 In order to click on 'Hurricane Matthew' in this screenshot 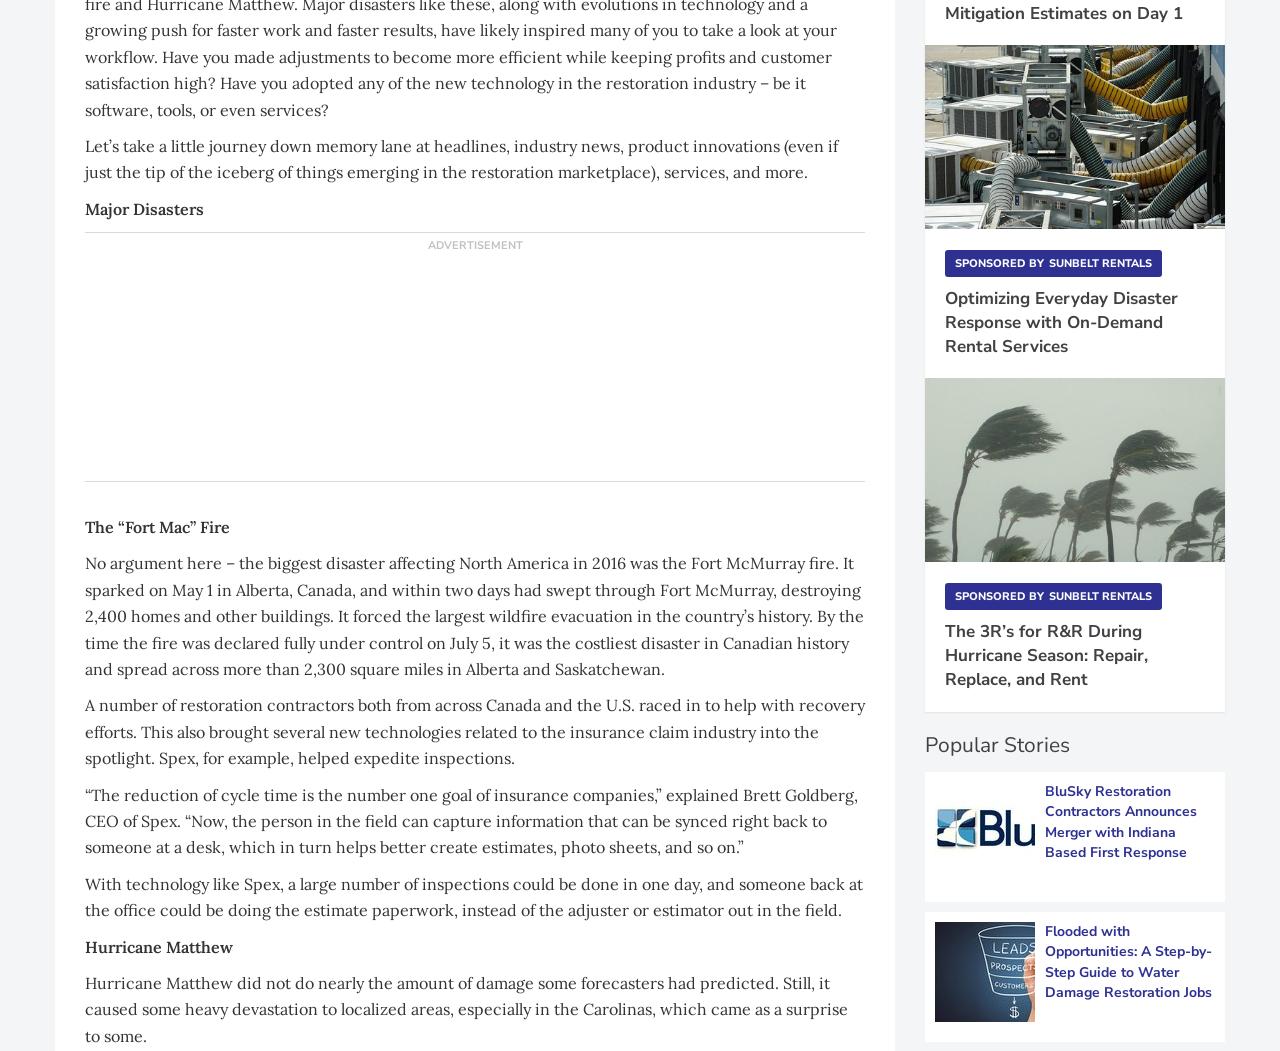, I will do `click(157, 945)`.